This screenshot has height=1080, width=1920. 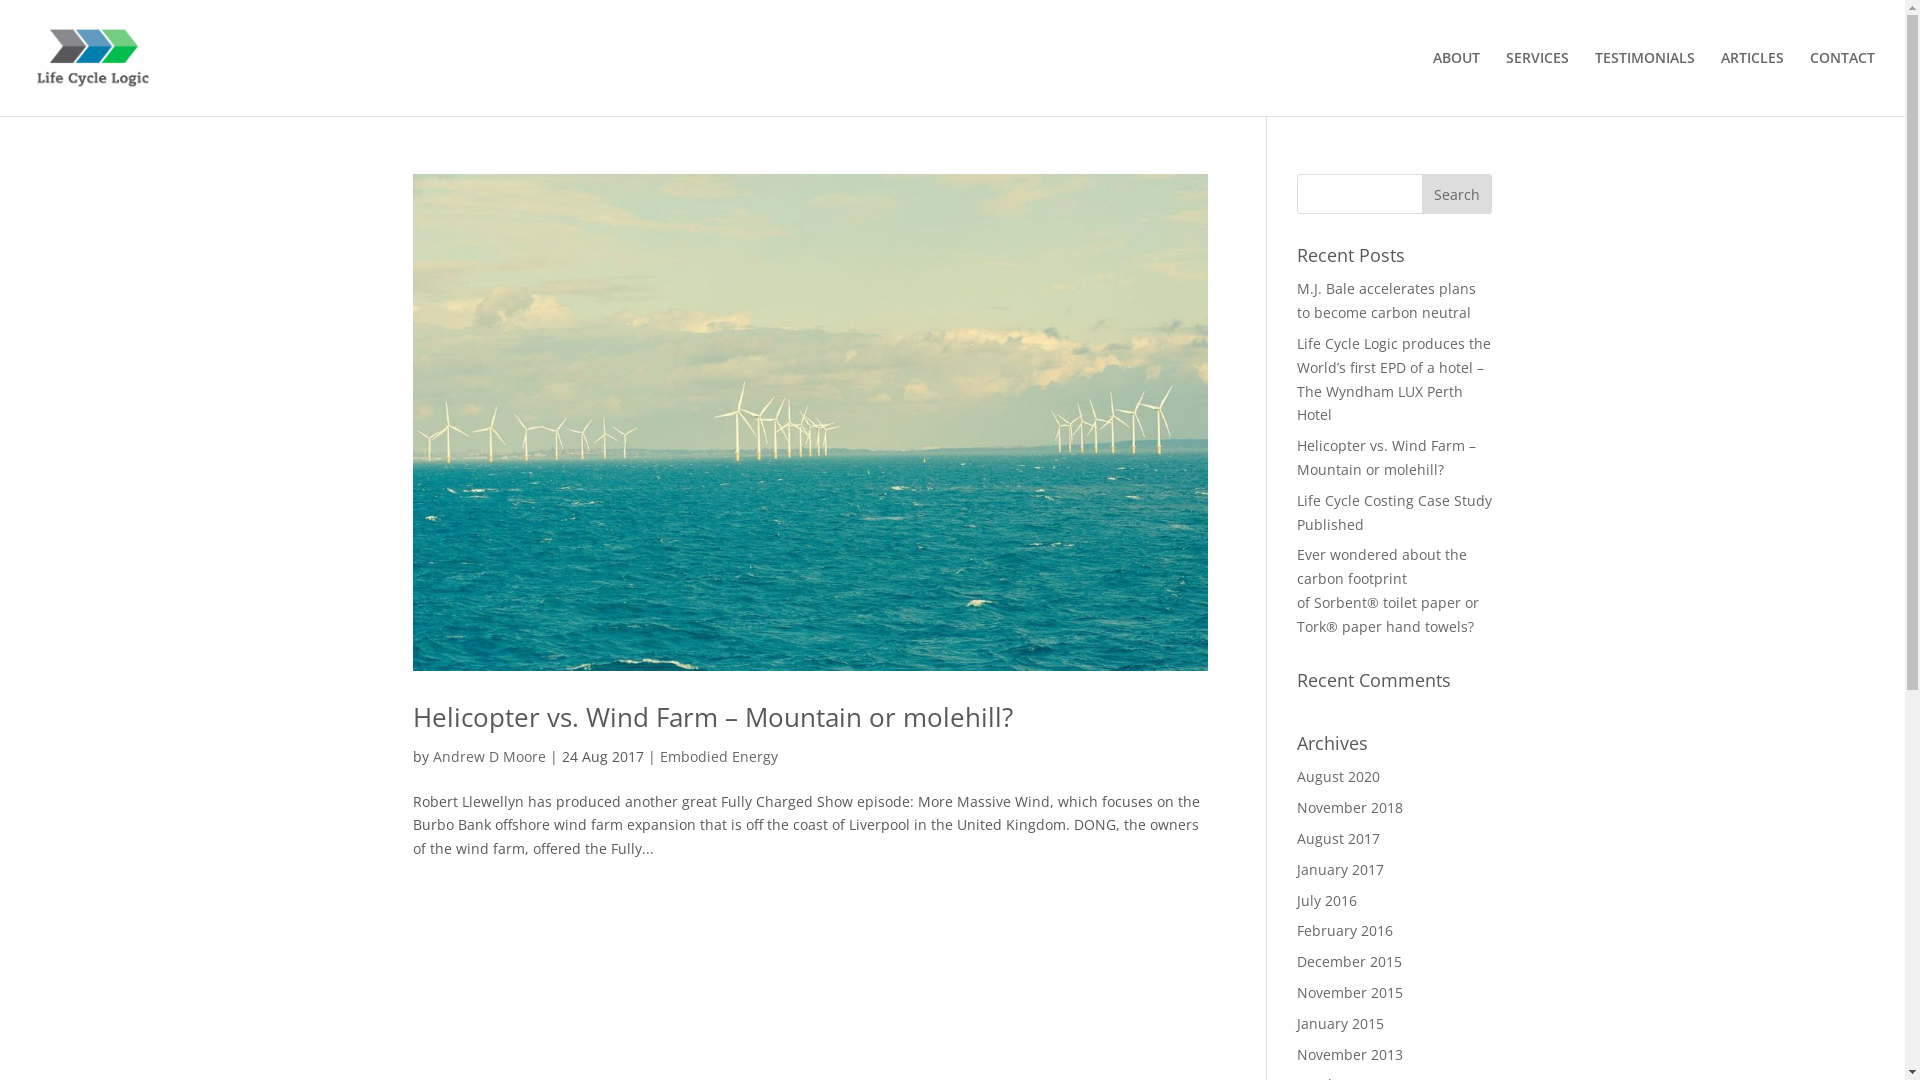 What do you see at coordinates (1809, 82) in the screenshot?
I see `'CONTACT'` at bounding box center [1809, 82].